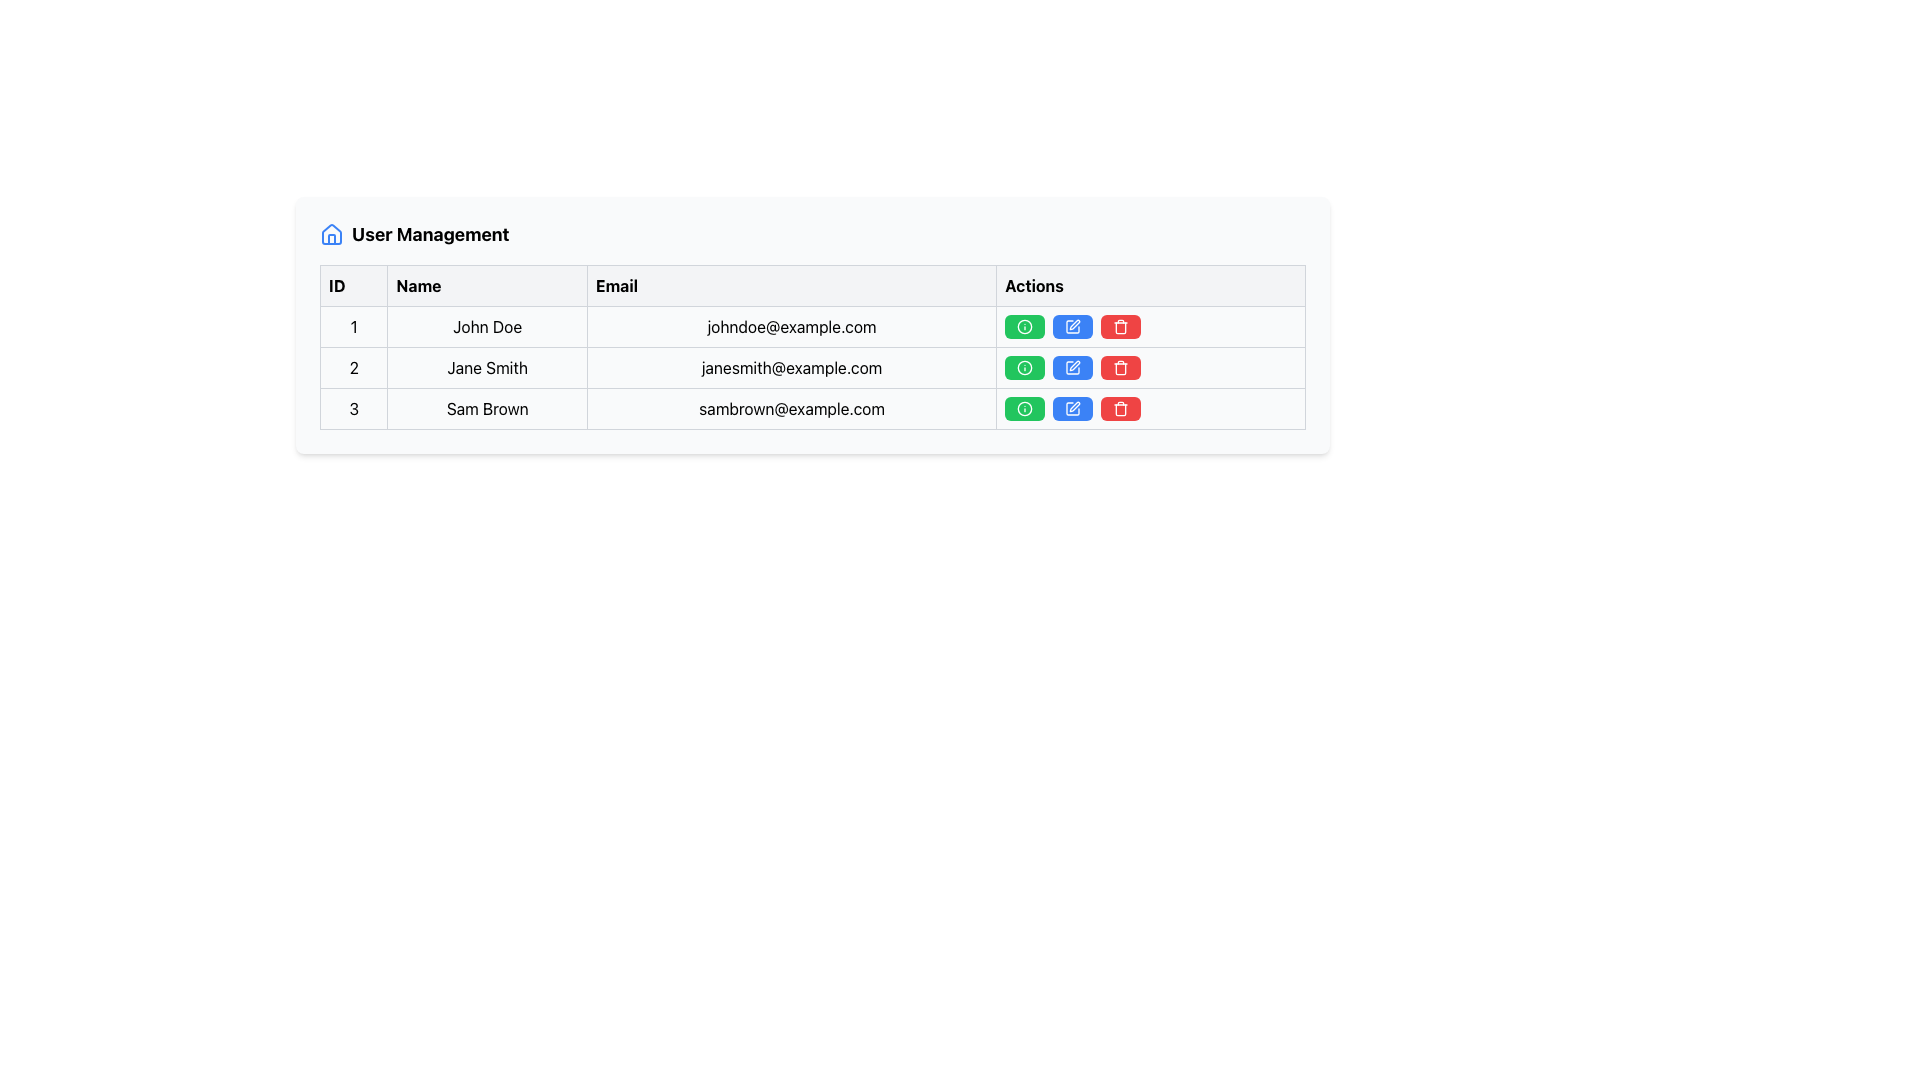 Image resolution: width=1920 pixels, height=1080 pixels. I want to click on the red circular icon button with a white trashcan glyph located in the third row under the 'Actions' column, so click(1121, 367).